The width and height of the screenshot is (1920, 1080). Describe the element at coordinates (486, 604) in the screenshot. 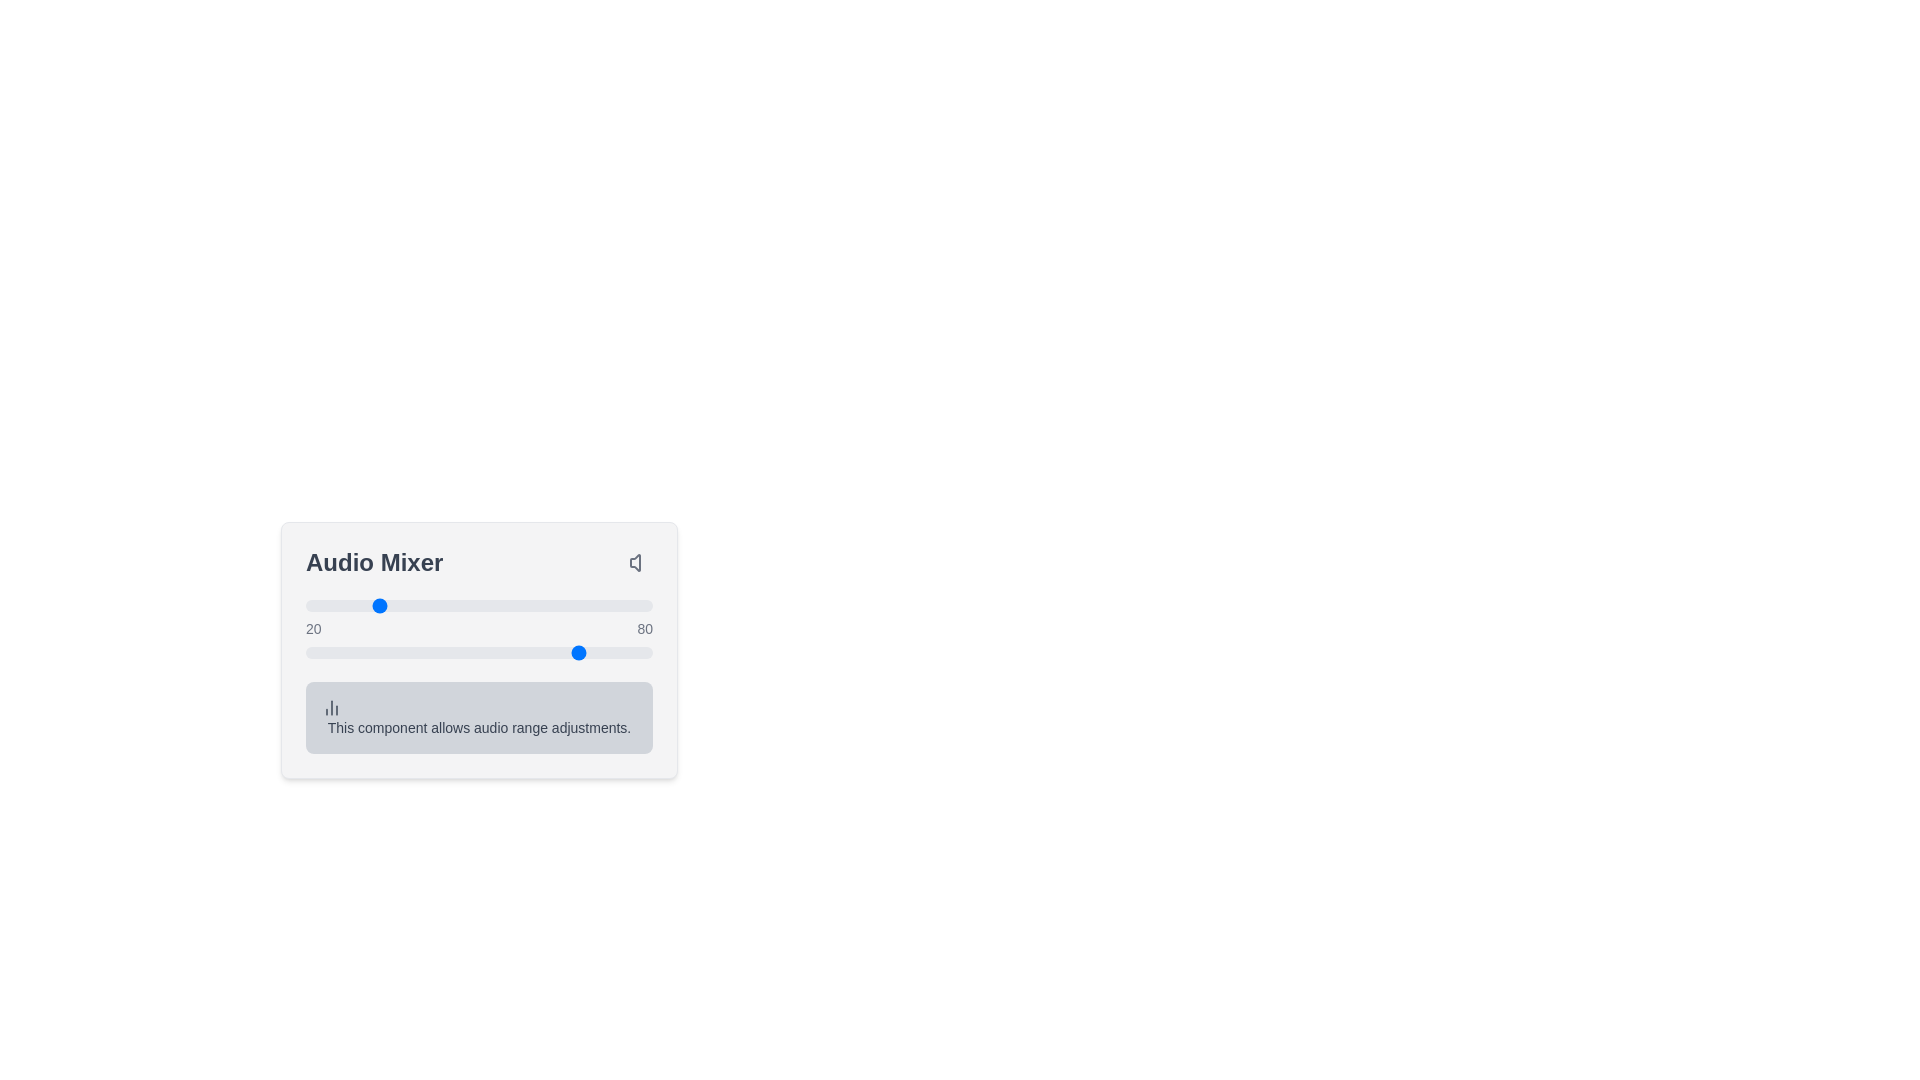

I see `the slider` at that location.